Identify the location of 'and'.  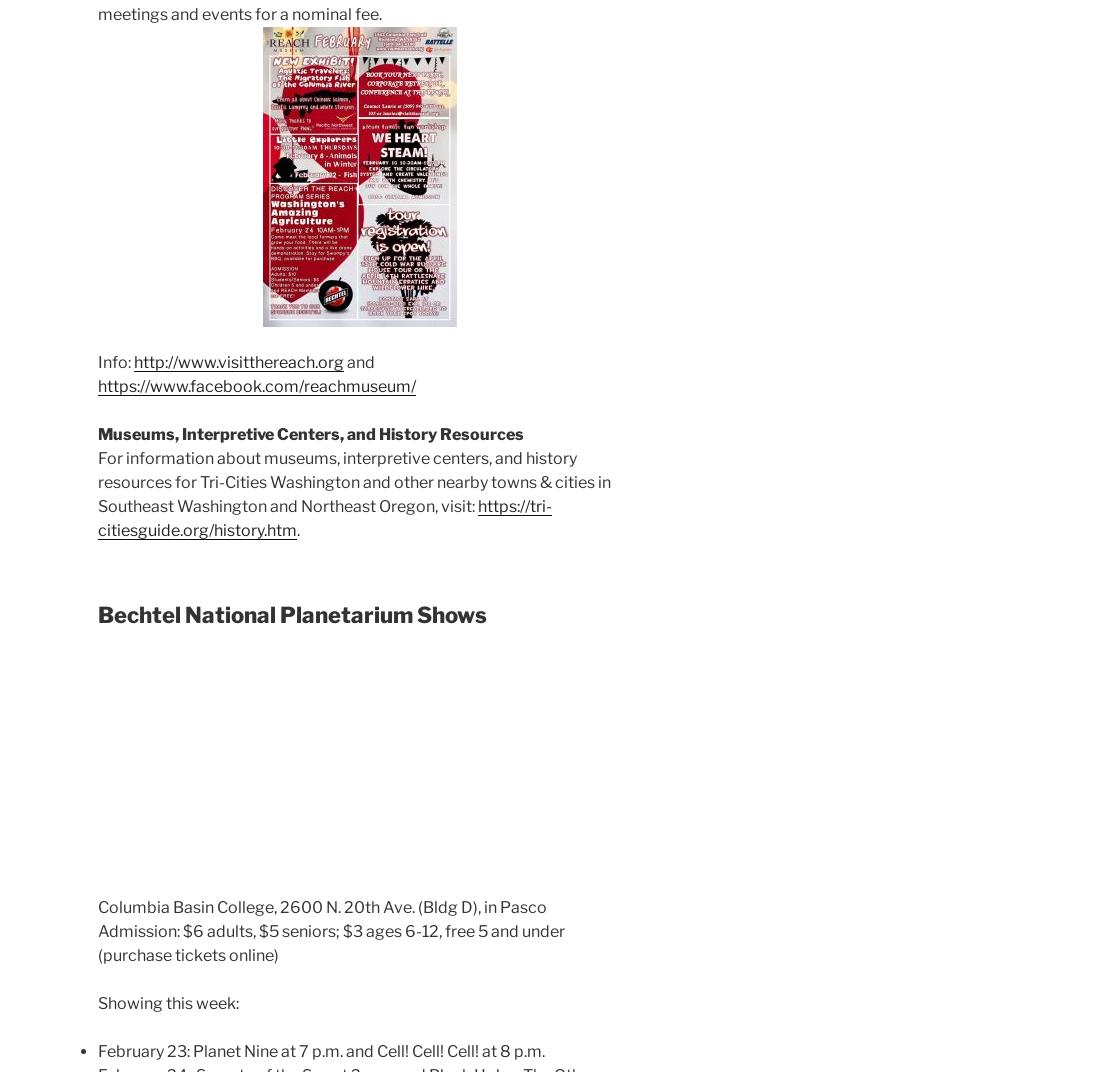
(359, 362).